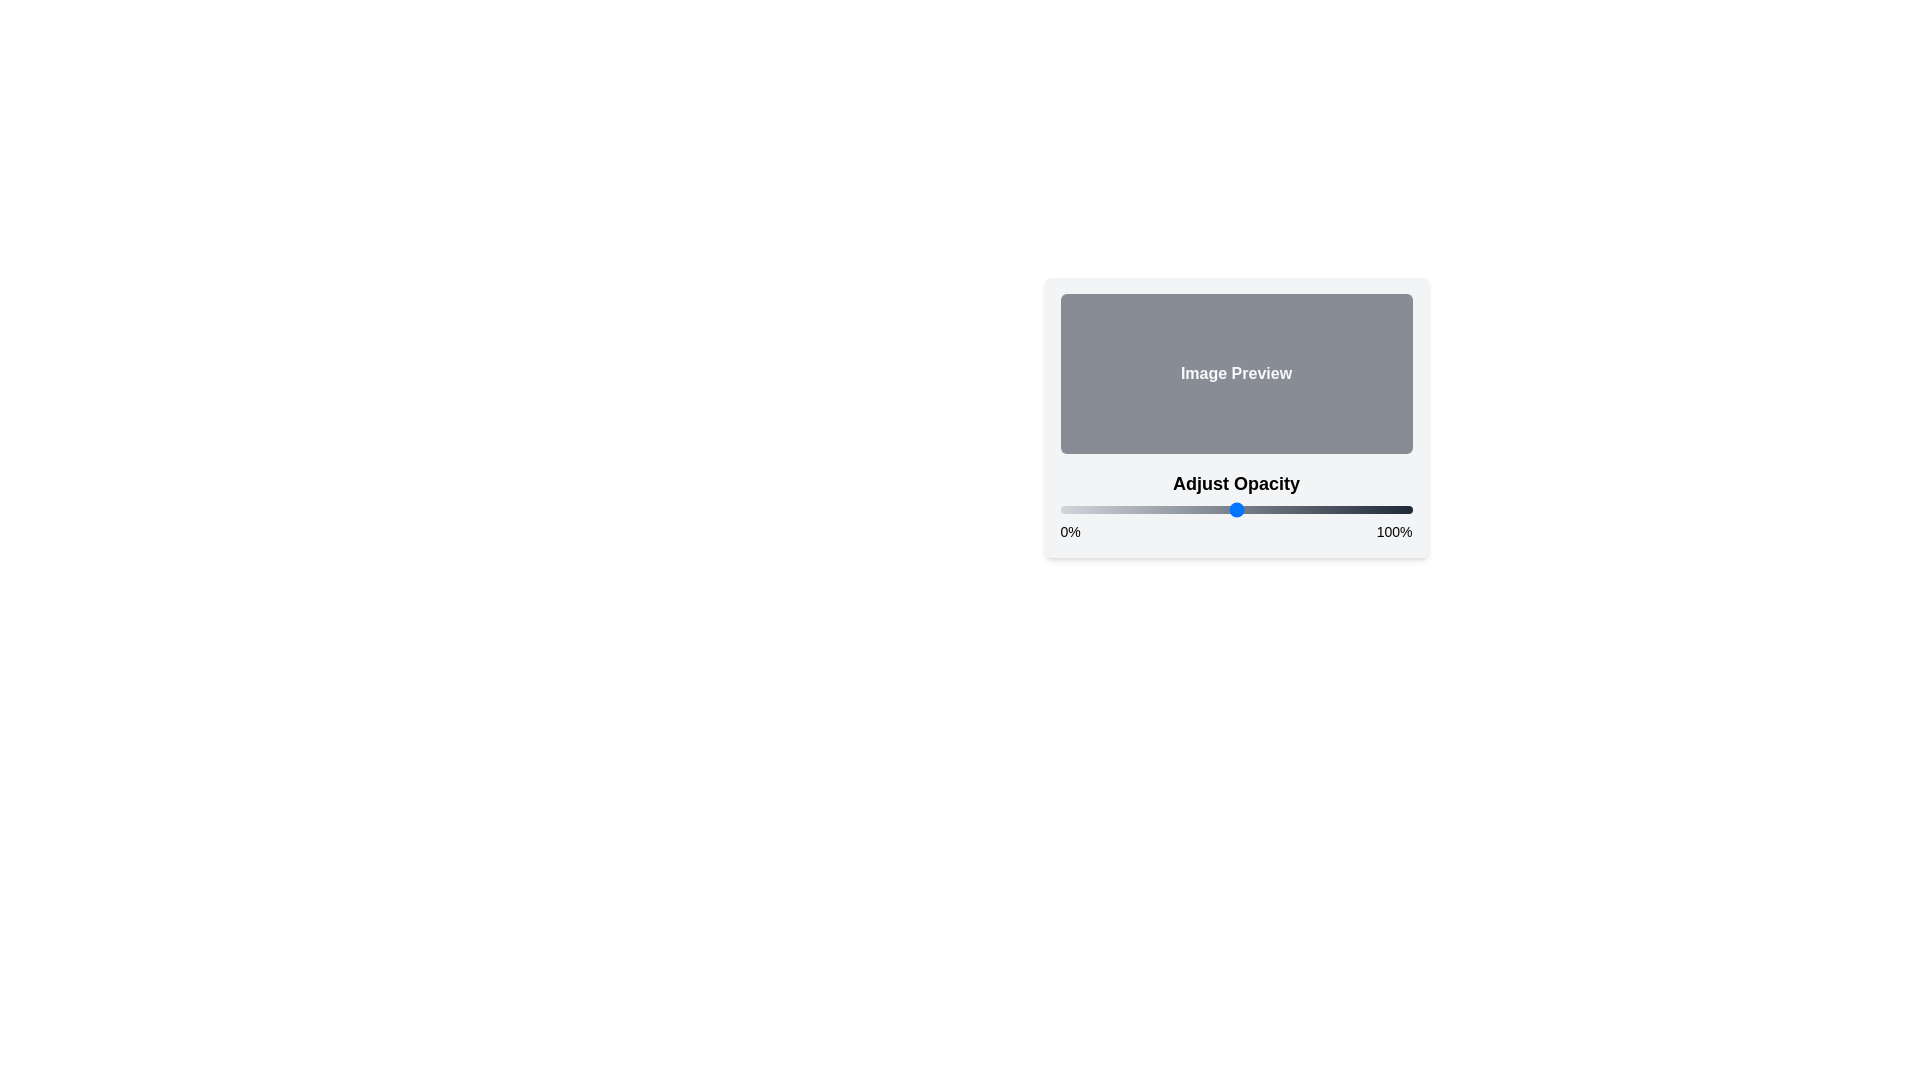 This screenshot has height=1080, width=1920. Describe the element at coordinates (1123, 508) in the screenshot. I see `the opacity` at that location.